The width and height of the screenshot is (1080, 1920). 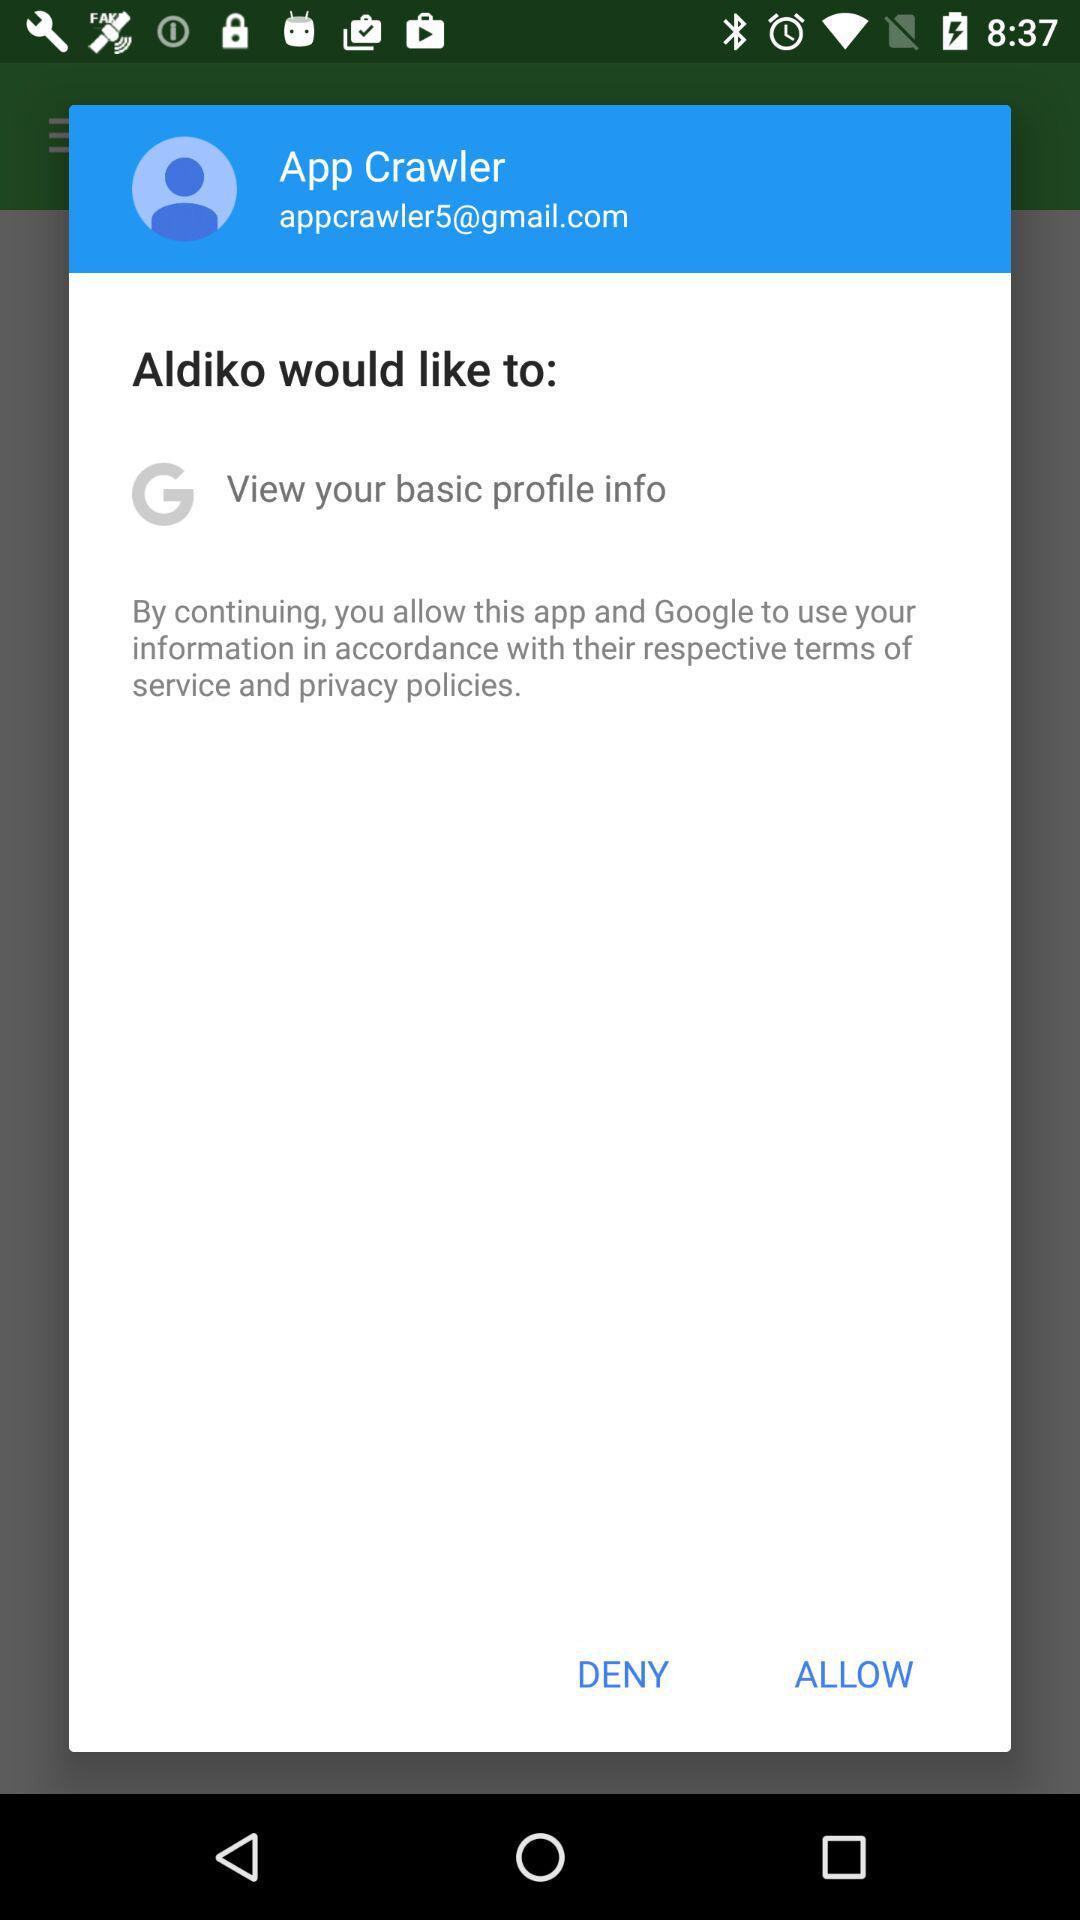 I want to click on app to the left of the app crawler, so click(x=184, y=188).